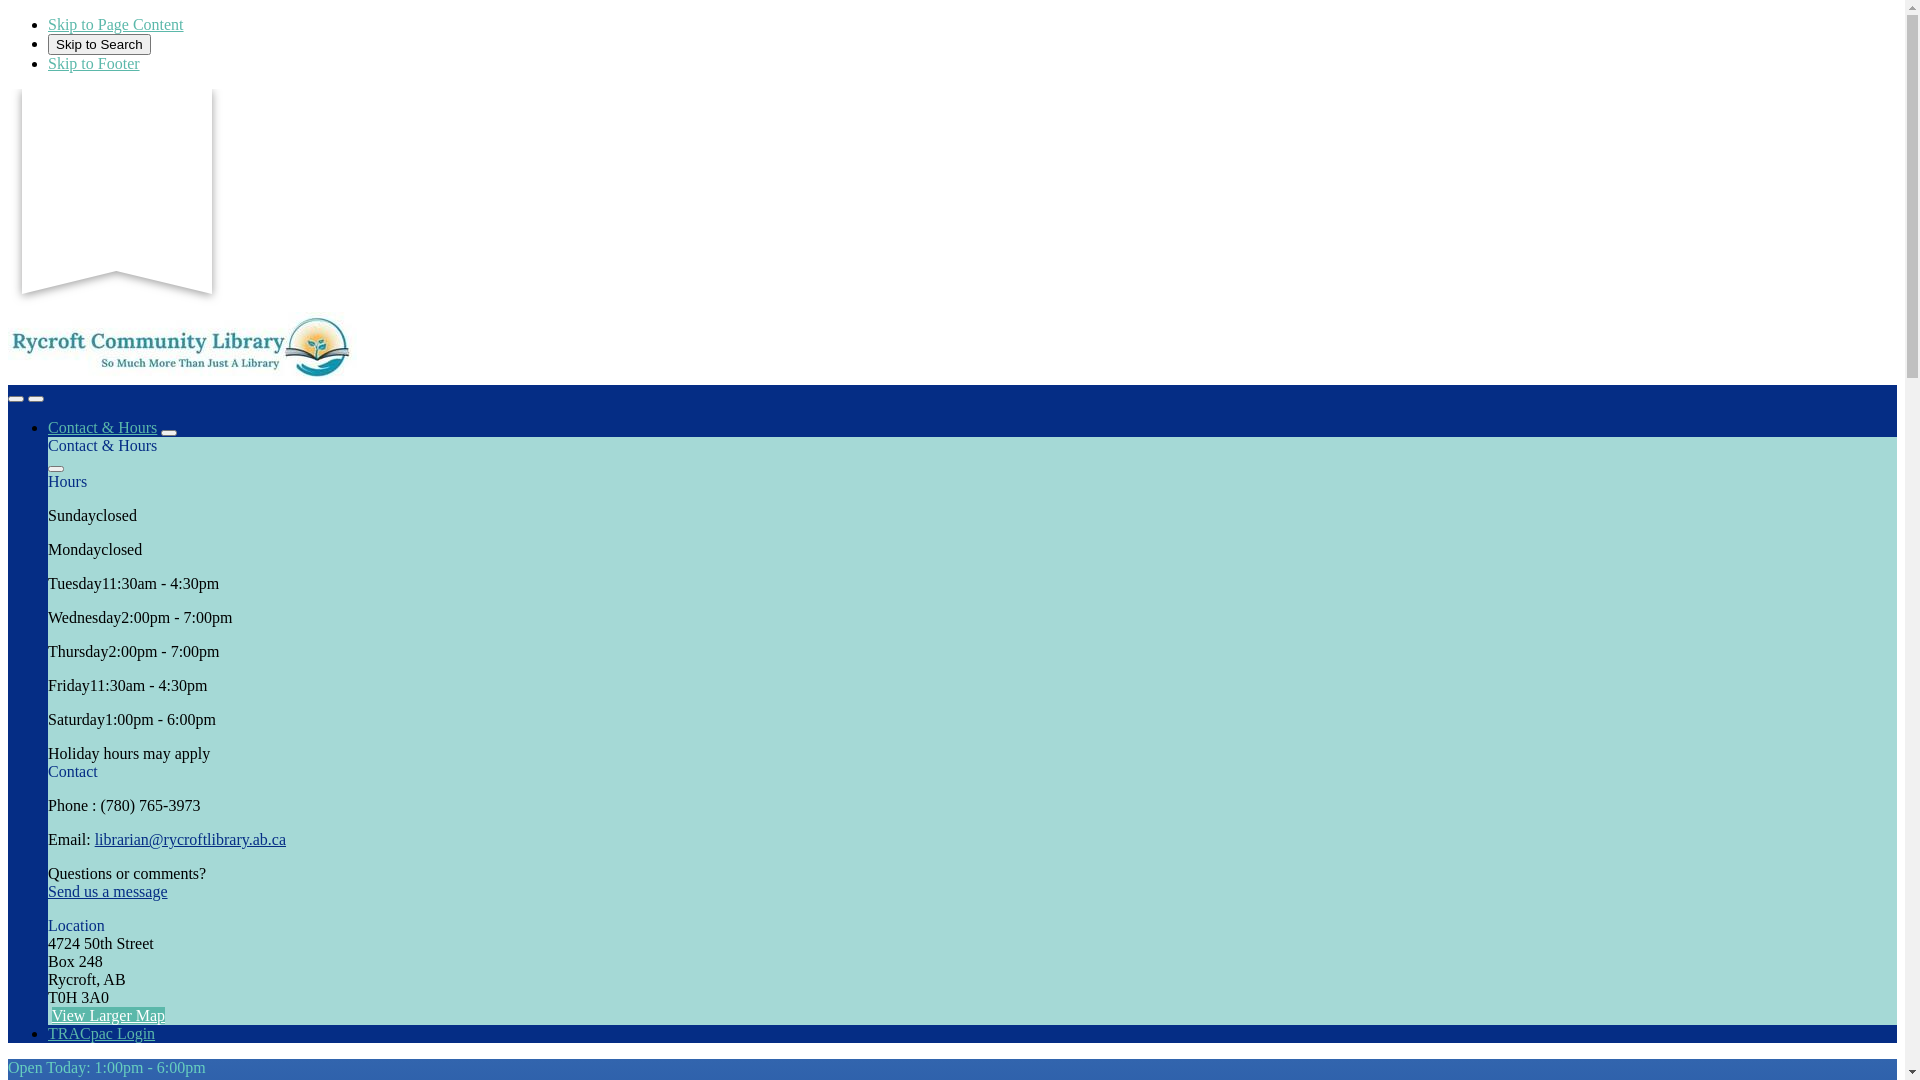  I want to click on 'Skip to Footer', so click(93, 62).